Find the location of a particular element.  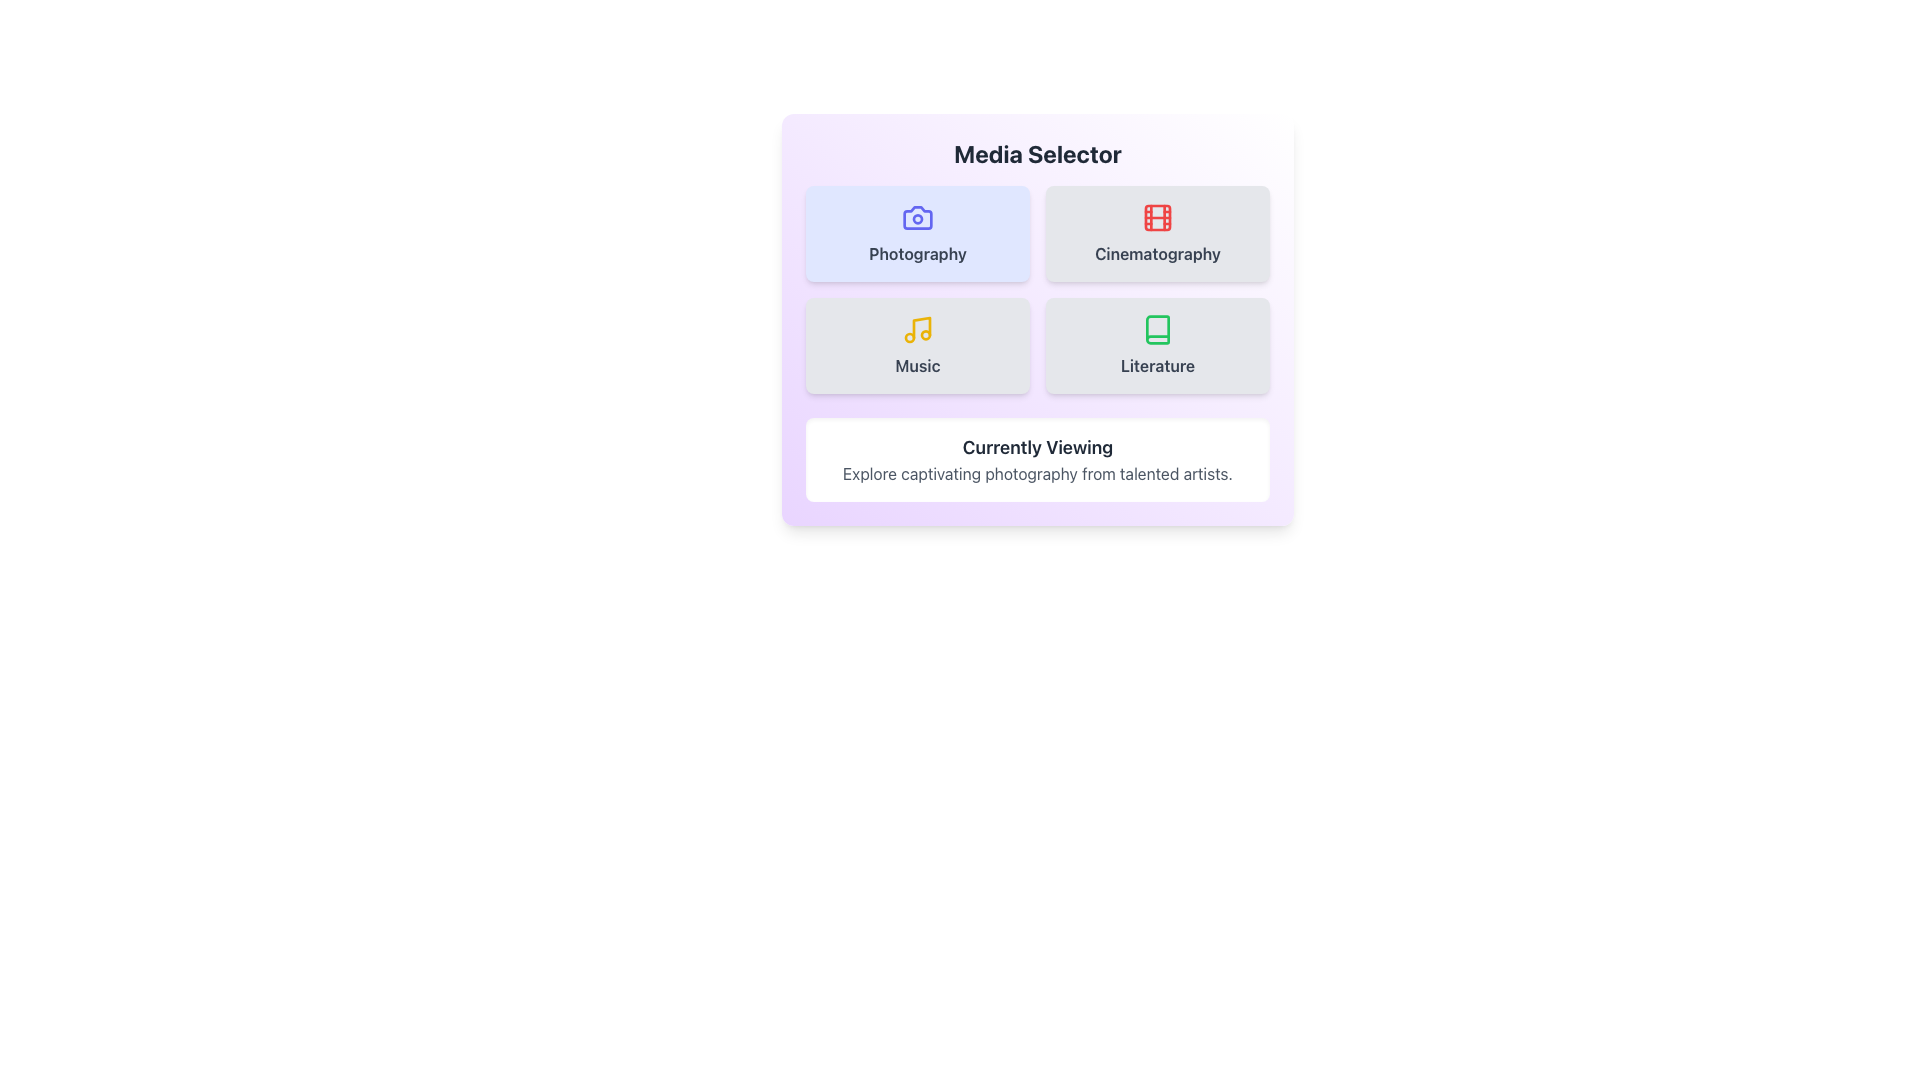

Photography icon located in the top-left quadrant of the Media Selector component by hovering over it for detailed information is located at coordinates (916, 218).